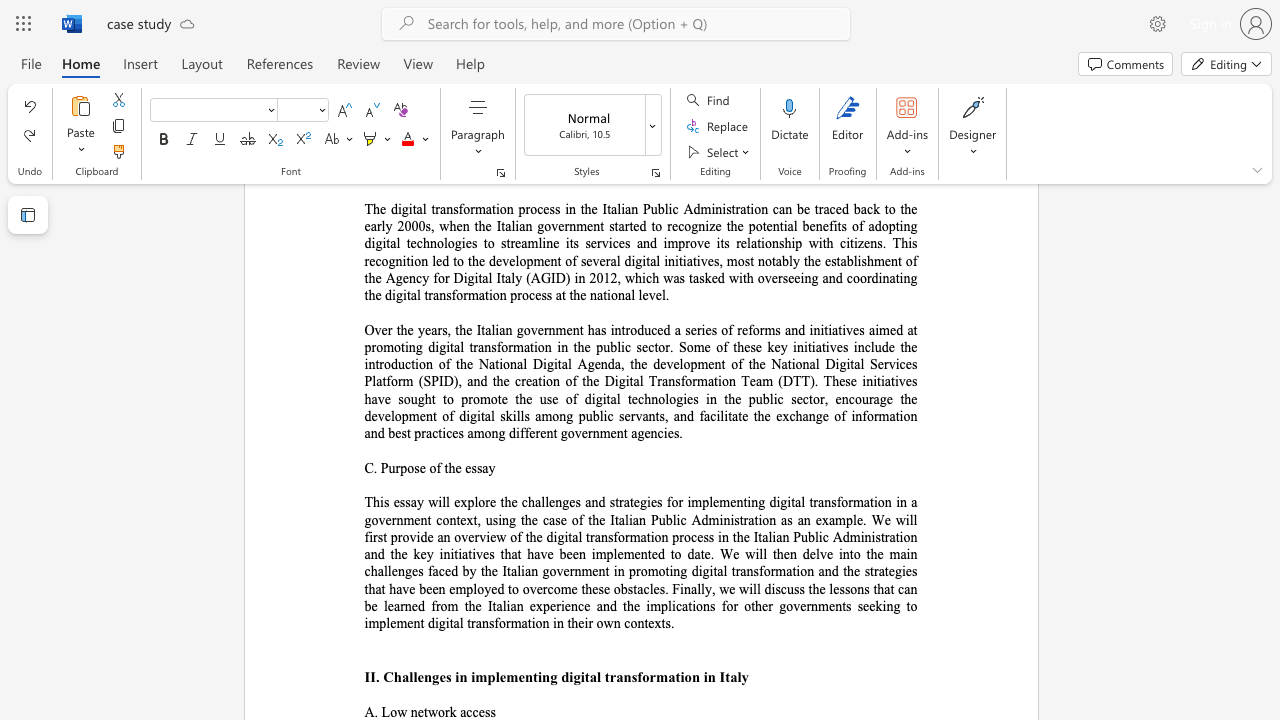 This screenshot has width=1280, height=720. I want to click on the subset text ". L" within the text "A. Low network access", so click(374, 711).